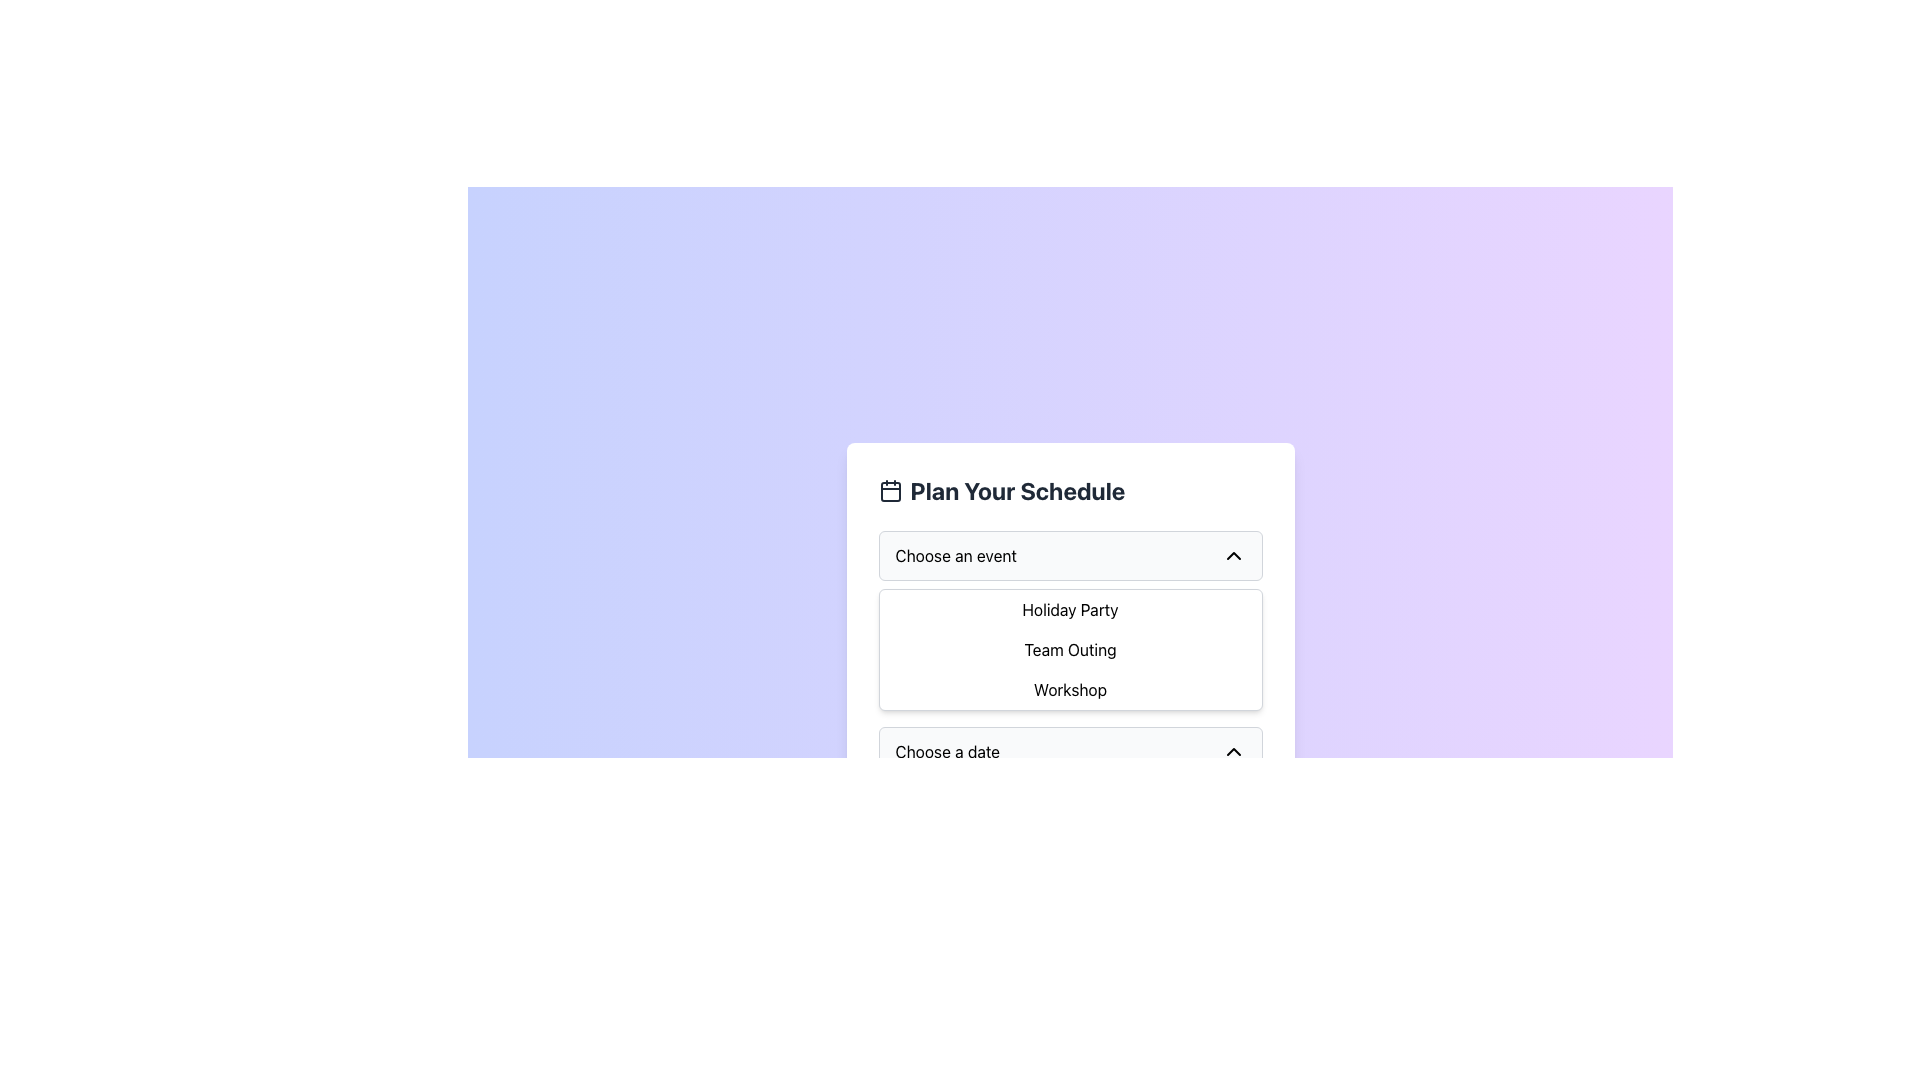 The height and width of the screenshot is (1080, 1920). I want to click on the first dropdown menu under the title 'Plan Your Schedule', so click(1069, 620).